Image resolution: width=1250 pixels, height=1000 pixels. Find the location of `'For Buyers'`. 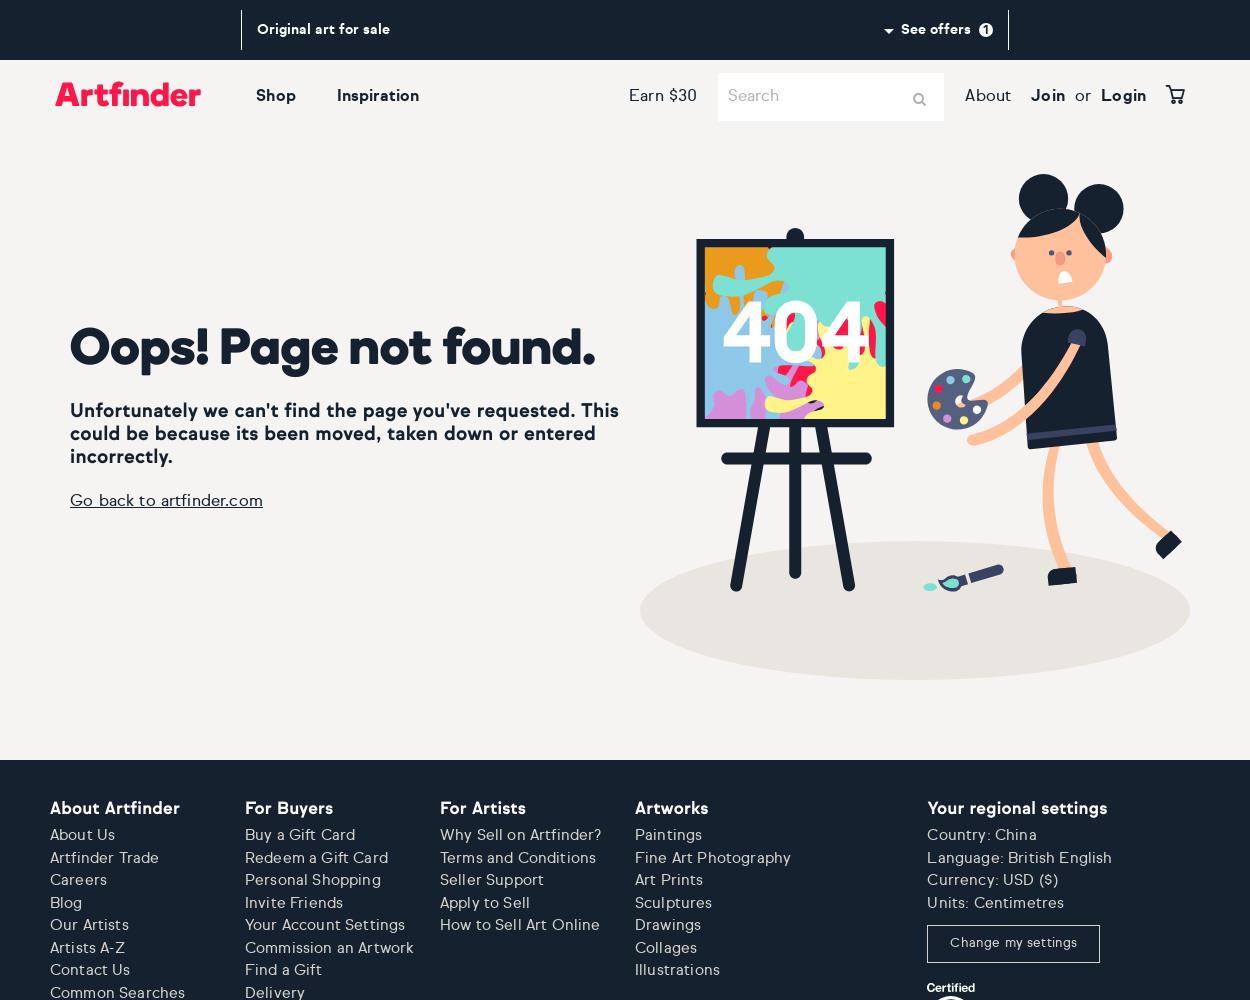

'For Buyers' is located at coordinates (289, 809).